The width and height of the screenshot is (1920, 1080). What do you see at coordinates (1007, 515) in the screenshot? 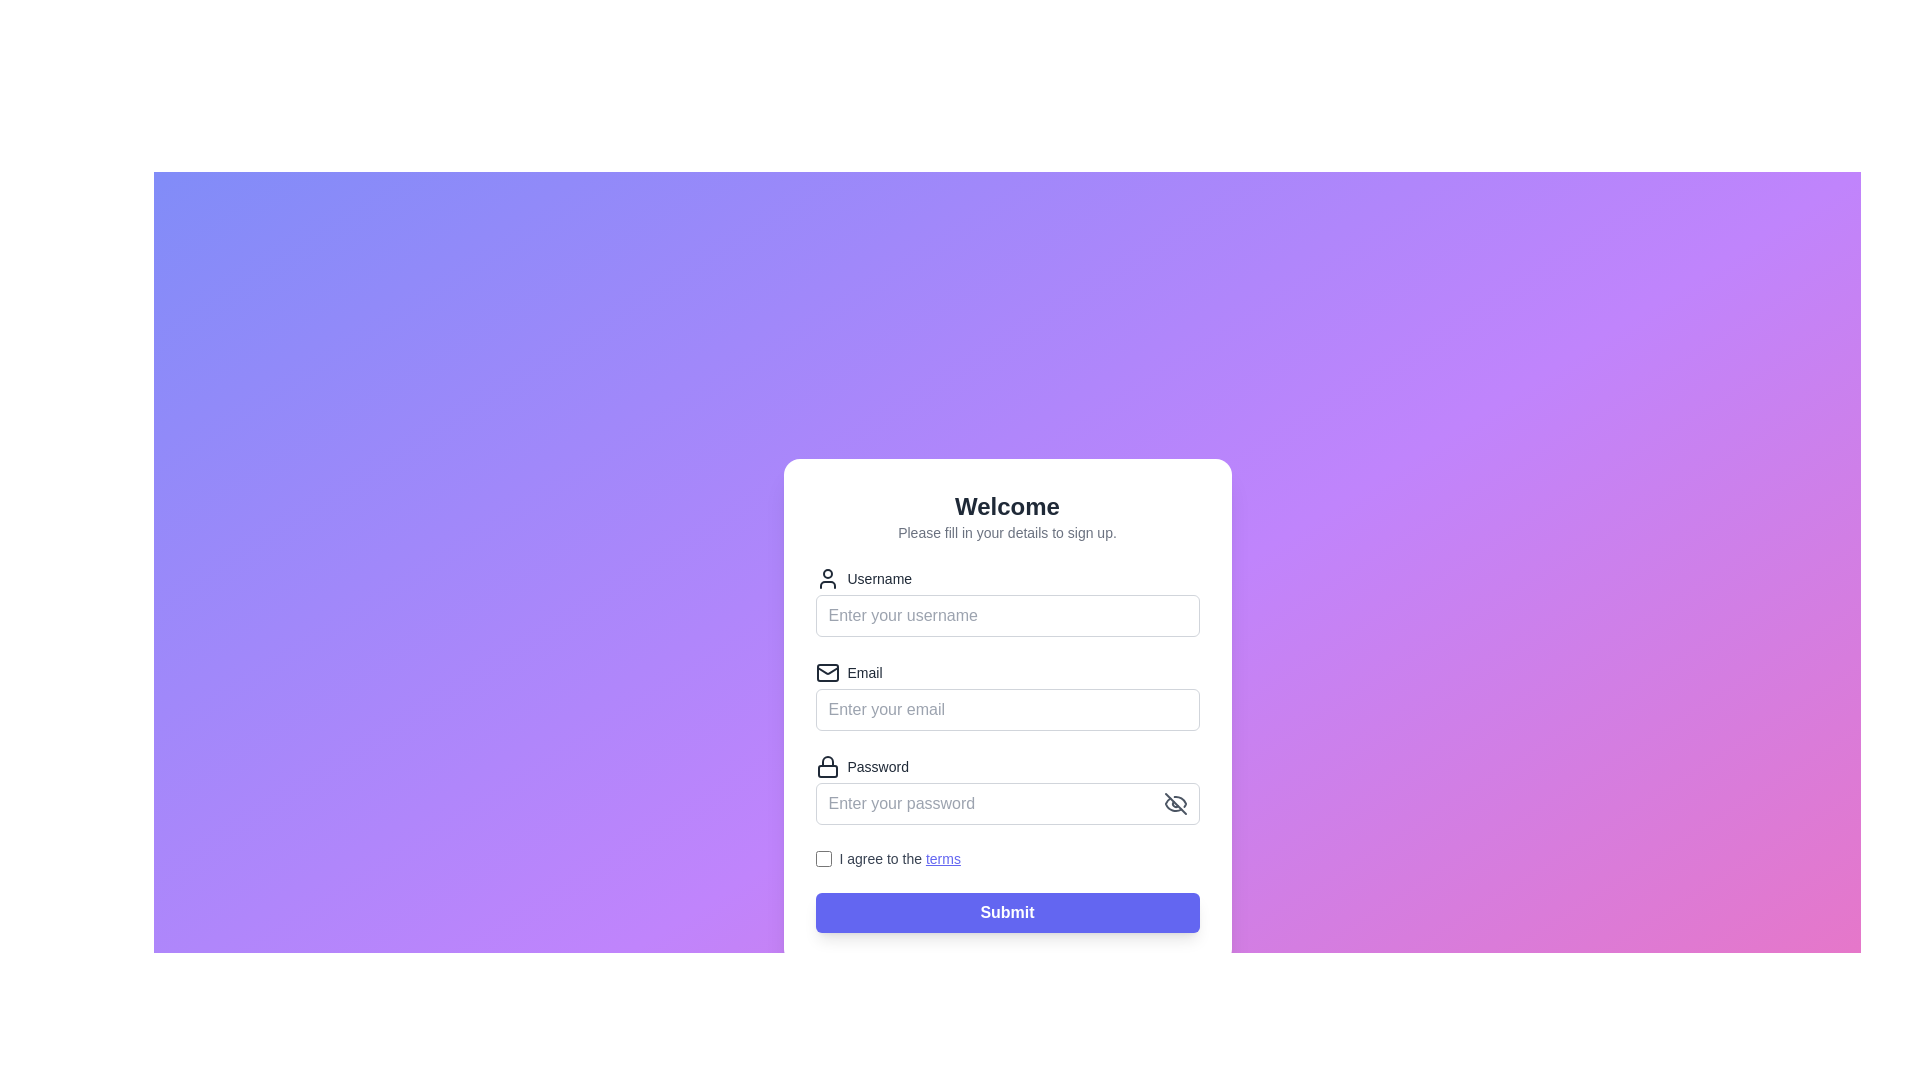
I see `the text element with the heading 'Welcome' and the subheading 'Please fill in your details to sign up.' which is positioned at the top of the form card interface` at bounding box center [1007, 515].